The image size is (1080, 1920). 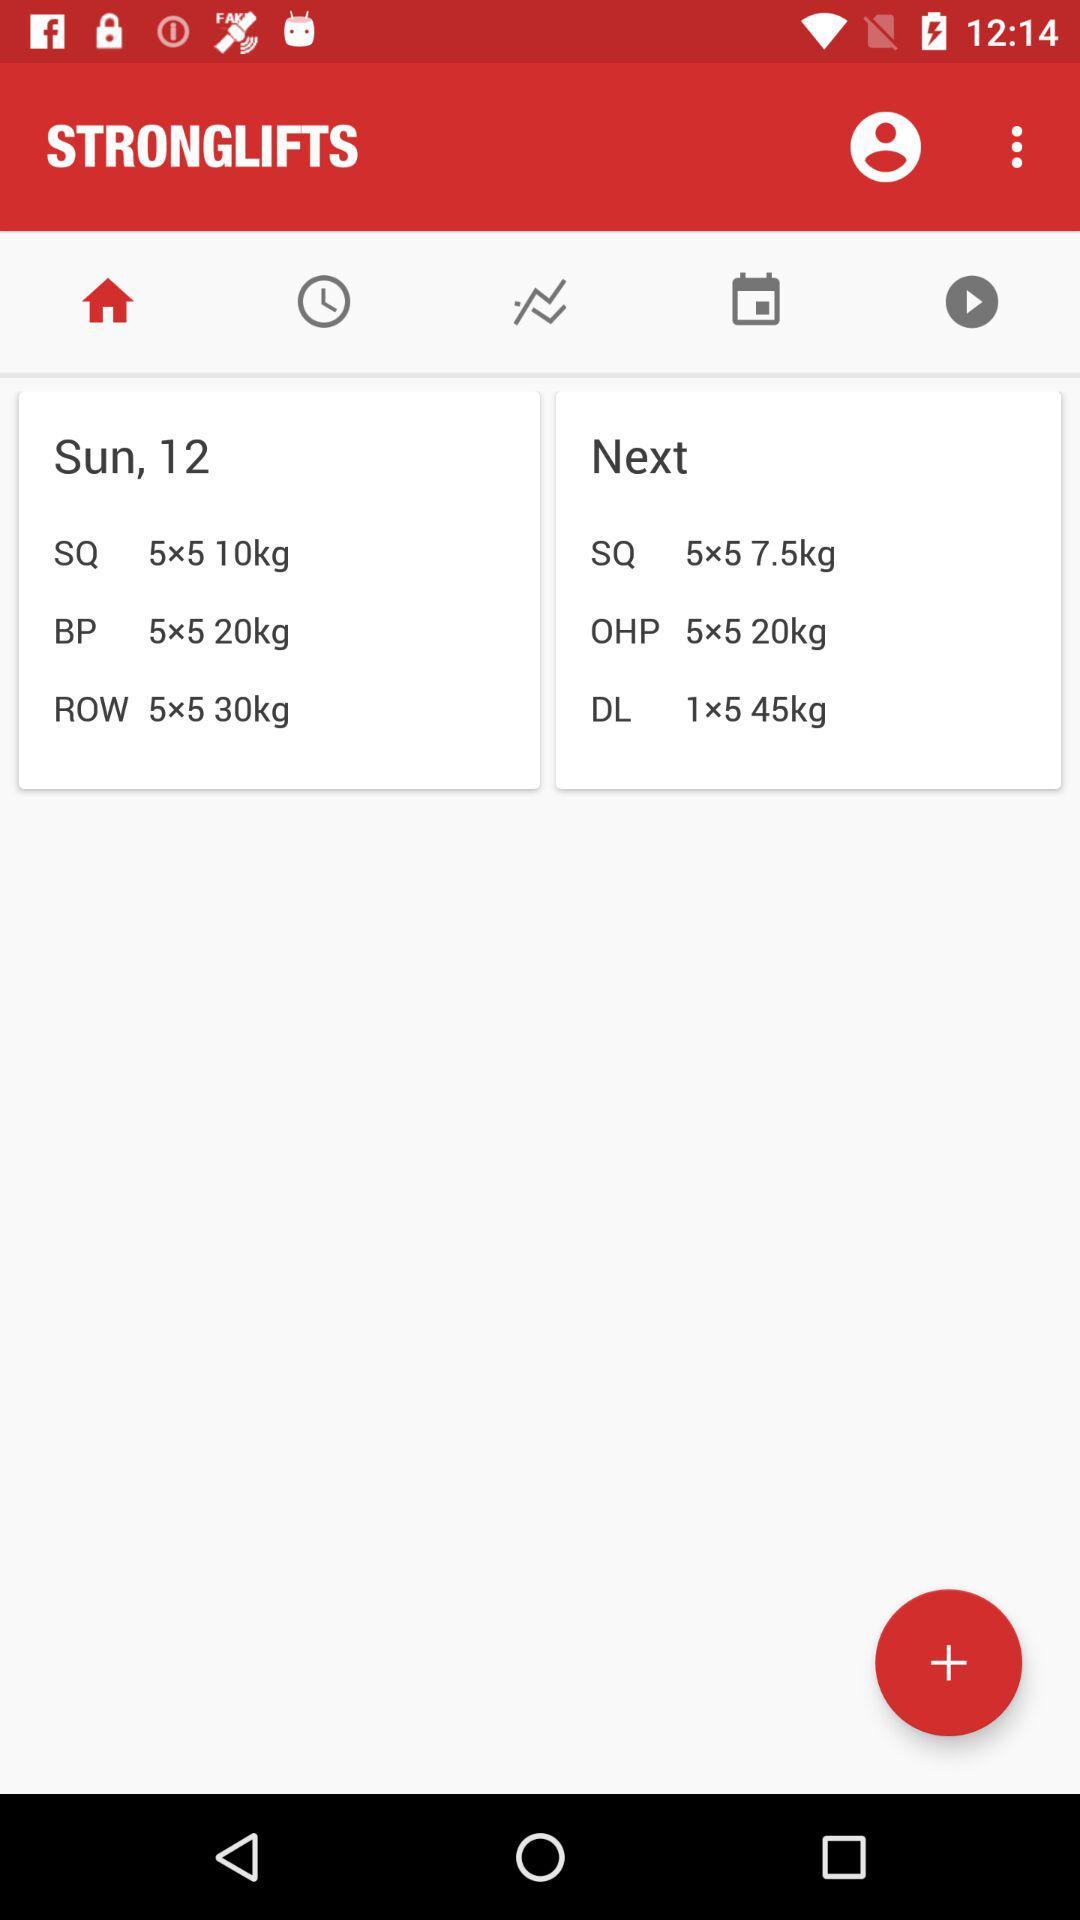 I want to click on go home, so click(x=108, y=300).